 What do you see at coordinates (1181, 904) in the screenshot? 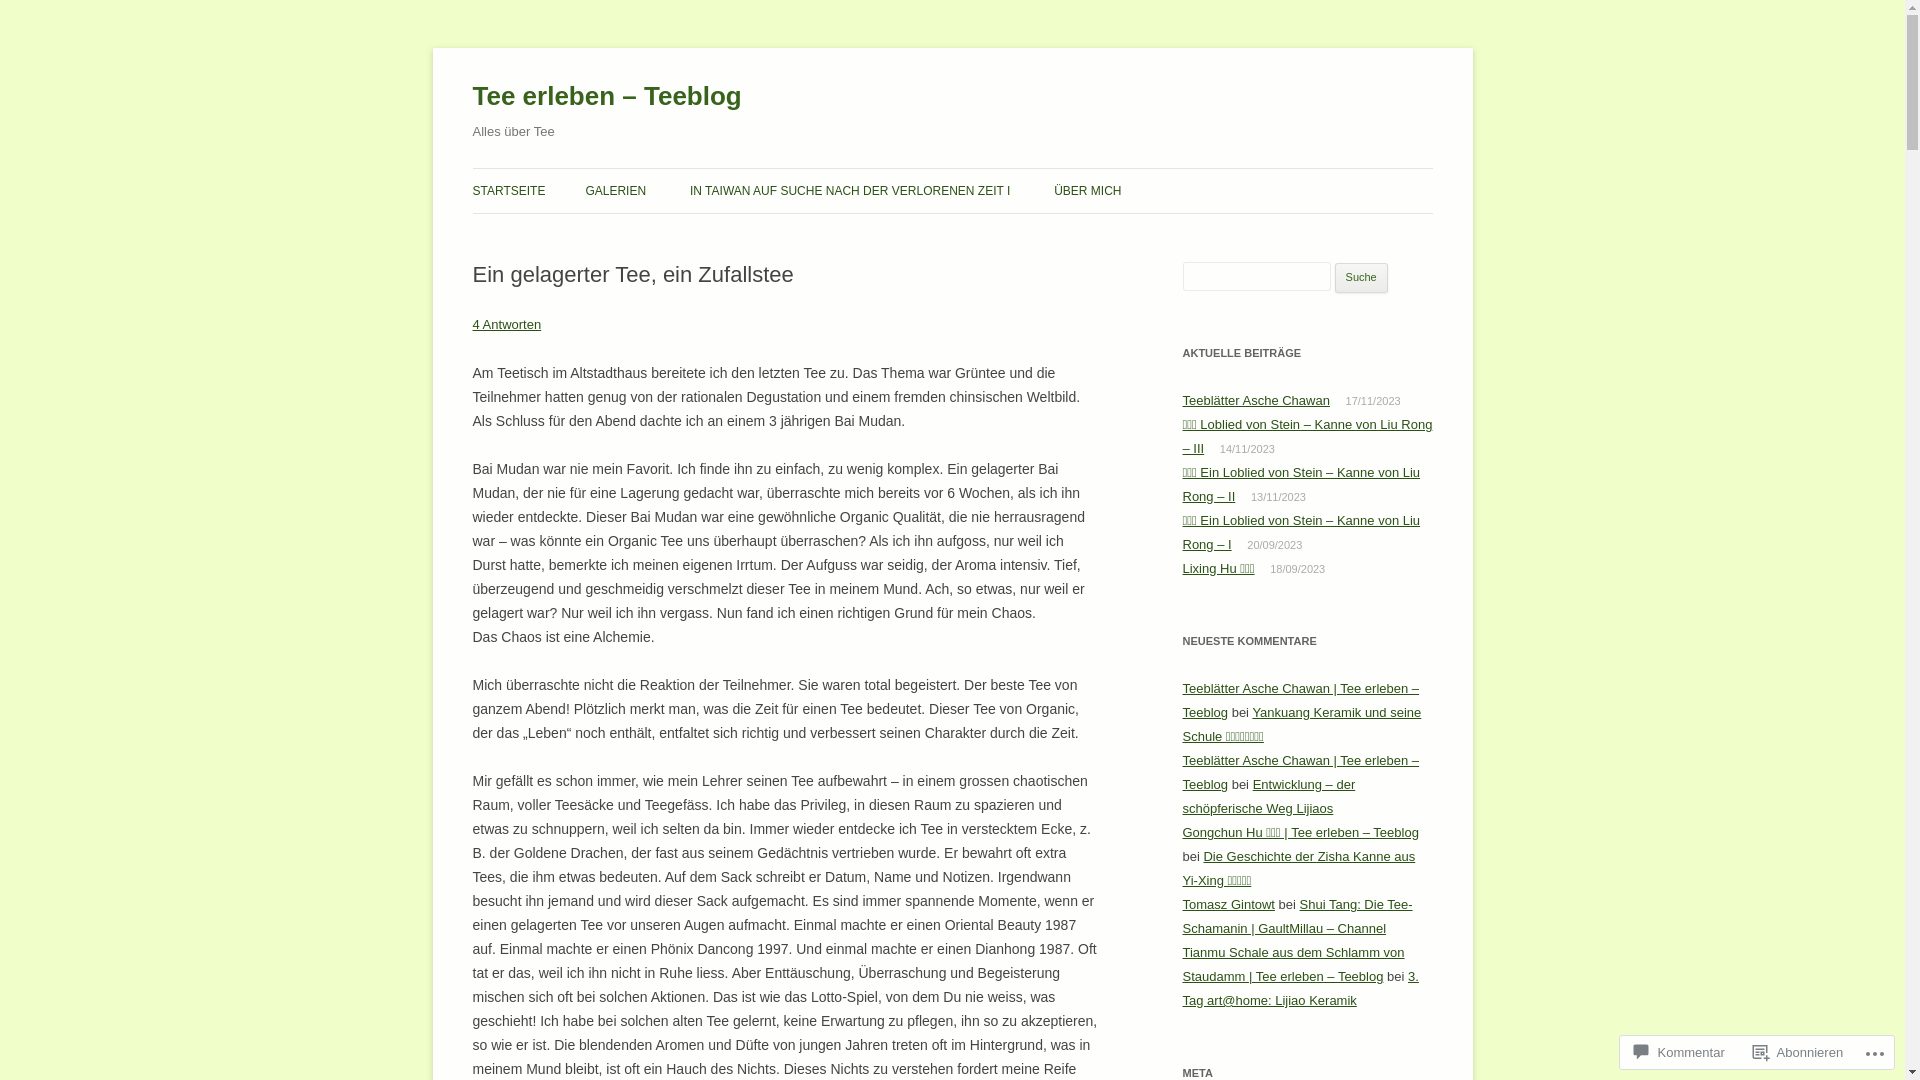
I see `'Tomasz Gintowt'` at bounding box center [1181, 904].